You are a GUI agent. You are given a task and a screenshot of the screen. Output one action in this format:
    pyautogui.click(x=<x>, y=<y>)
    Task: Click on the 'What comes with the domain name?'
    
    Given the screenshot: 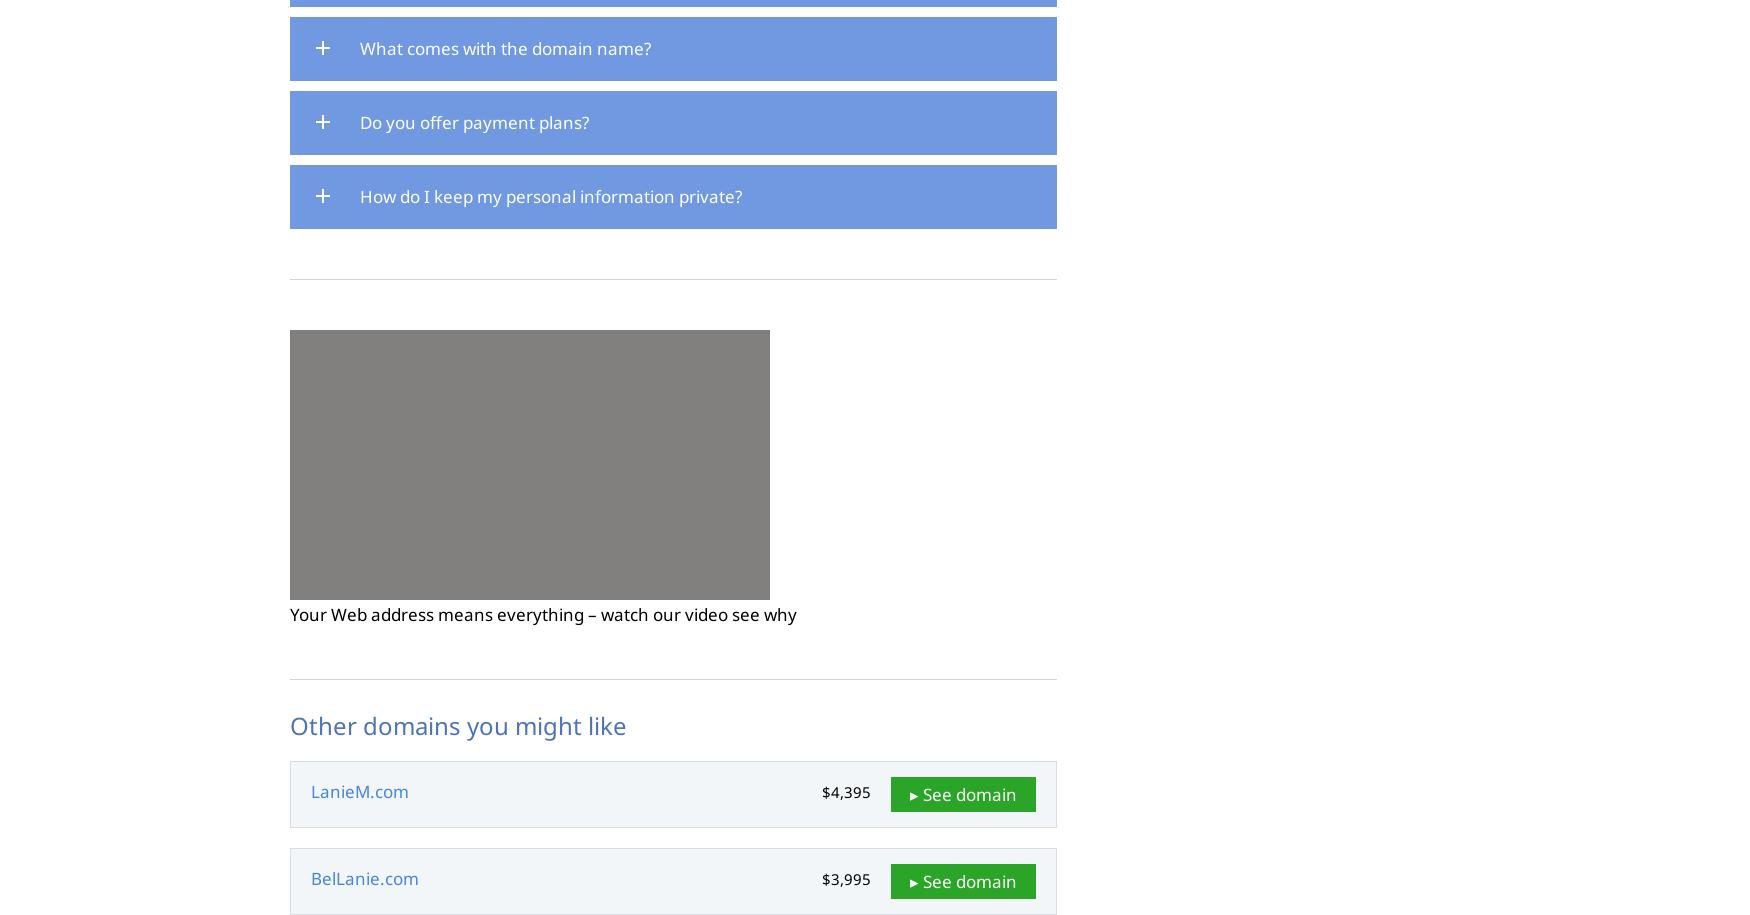 What is the action you would take?
    pyautogui.click(x=504, y=48)
    